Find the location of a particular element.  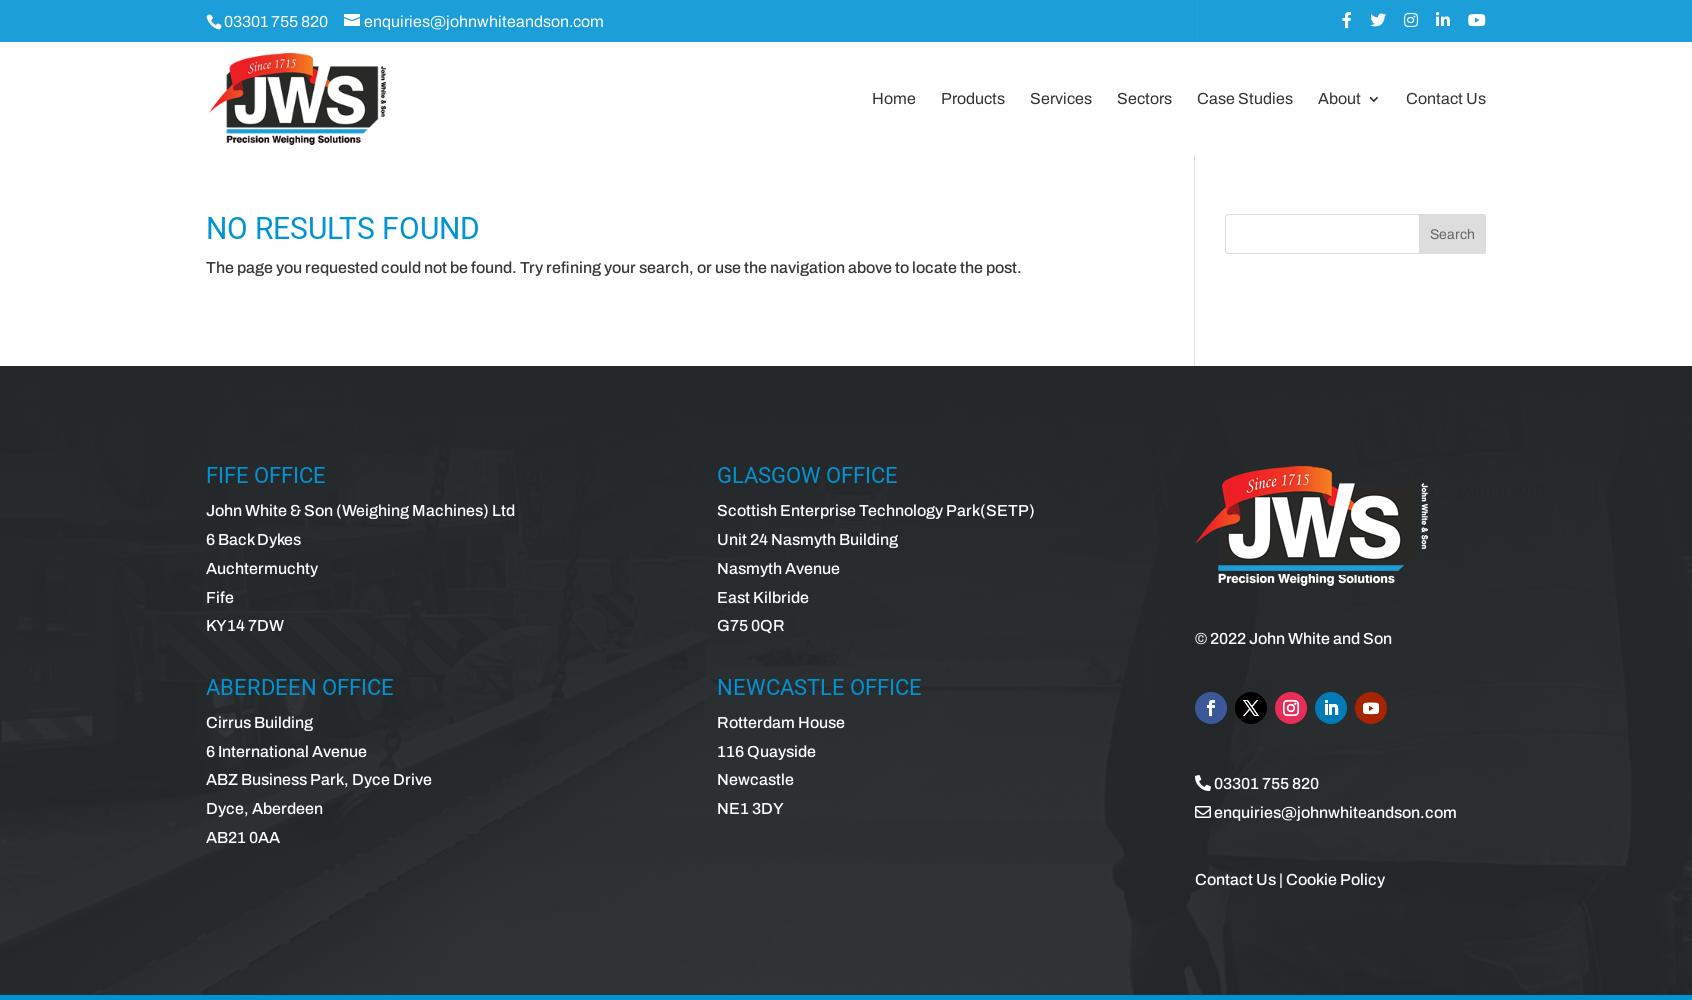

'The page you requested could not be found. Try refining your search, or use the navigation above to locate the post.' is located at coordinates (613, 267).